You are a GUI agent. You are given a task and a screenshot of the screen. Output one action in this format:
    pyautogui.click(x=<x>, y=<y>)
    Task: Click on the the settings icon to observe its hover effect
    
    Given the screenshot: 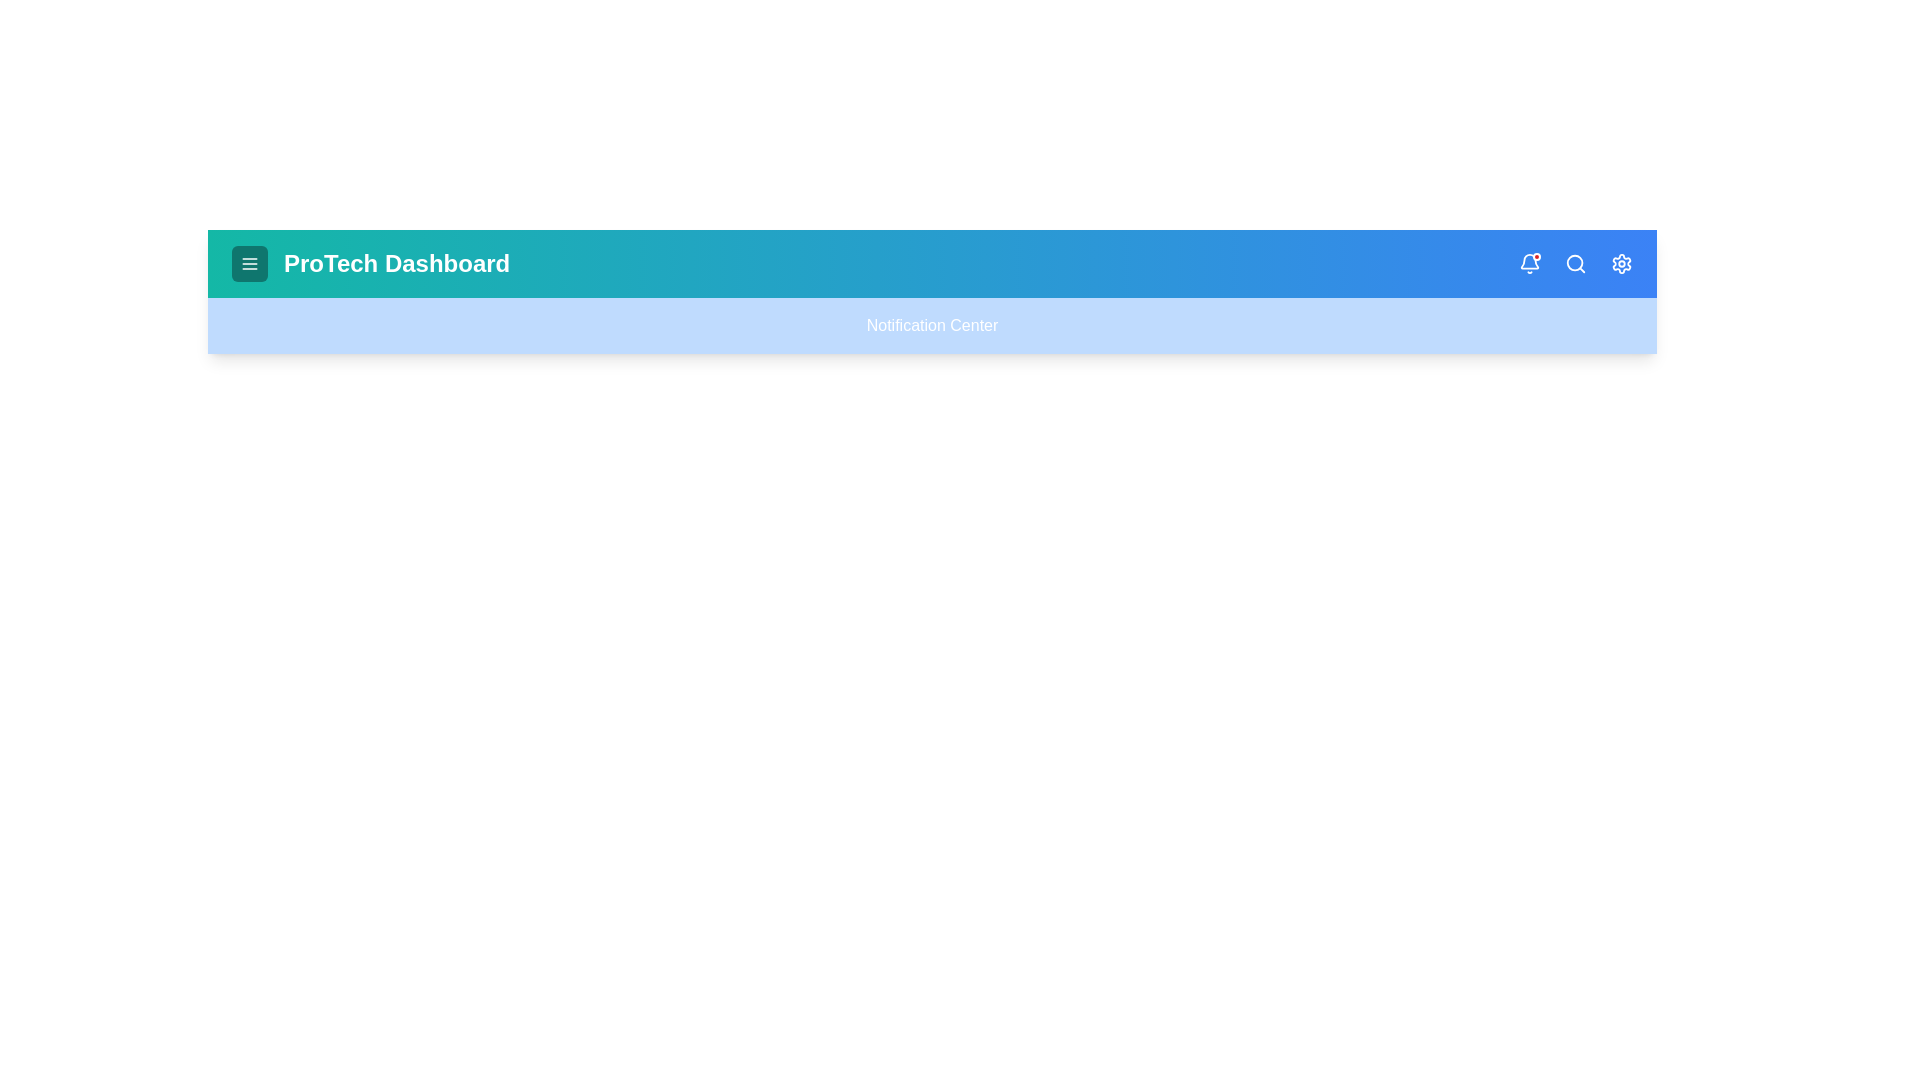 What is the action you would take?
    pyautogui.click(x=1622, y=262)
    